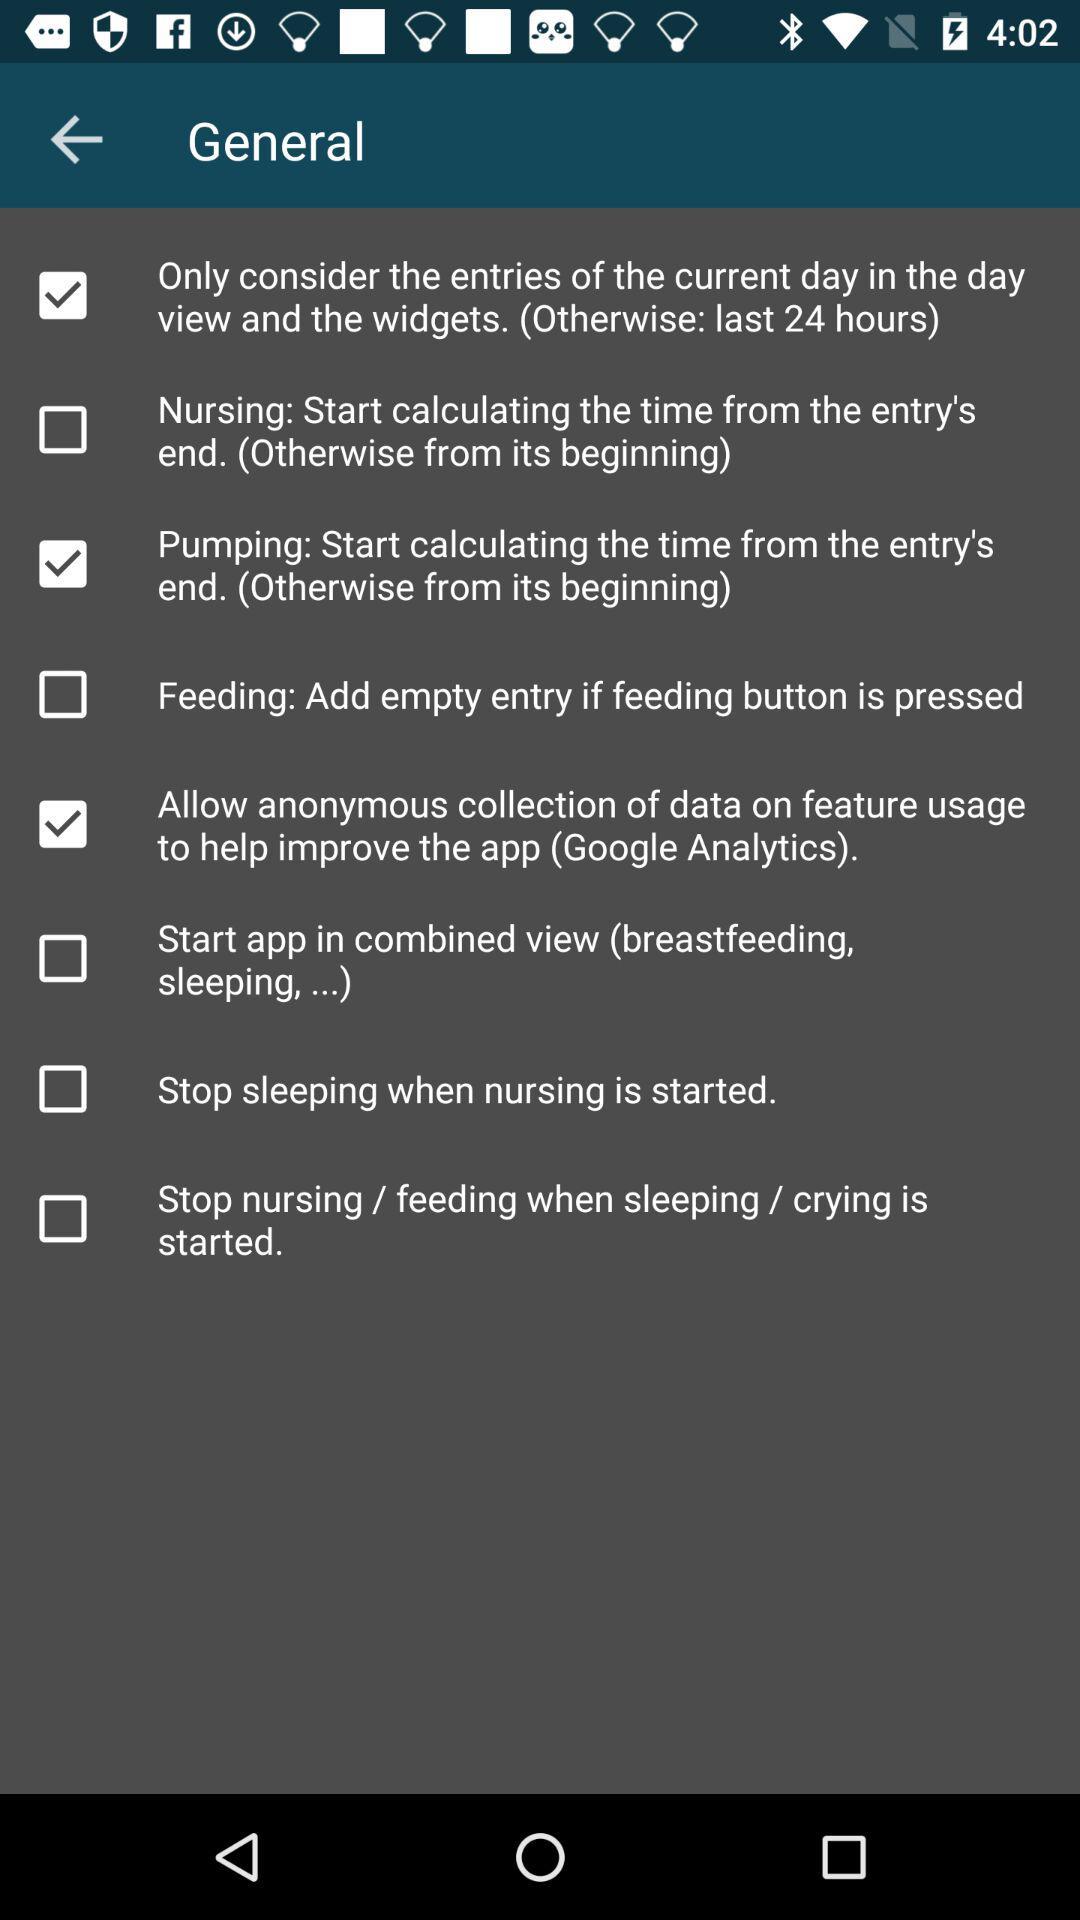 The width and height of the screenshot is (1080, 1920). Describe the element at coordinates (61, 824) in the screenshot. I see `box` at that location.